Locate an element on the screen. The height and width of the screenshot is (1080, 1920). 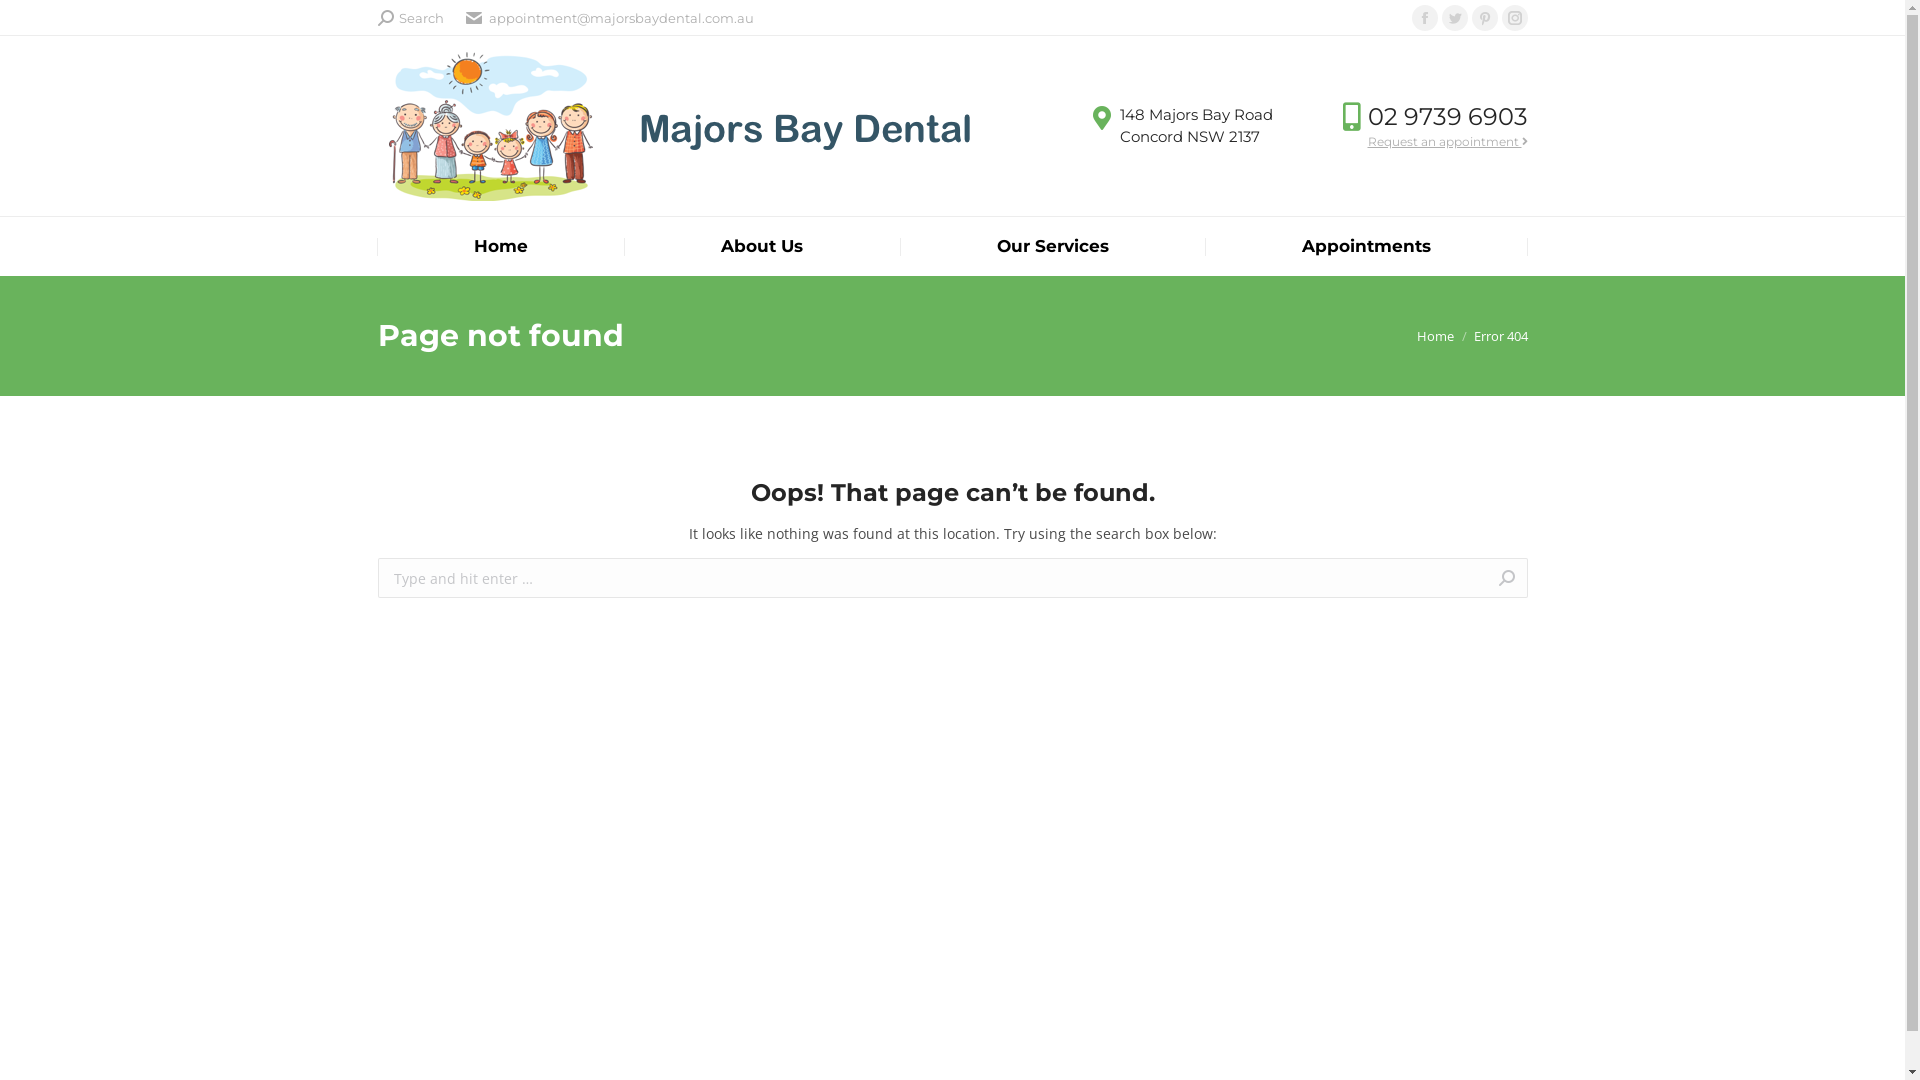
'Facebook page opens in new window' is located at coordinates (1424, 18).